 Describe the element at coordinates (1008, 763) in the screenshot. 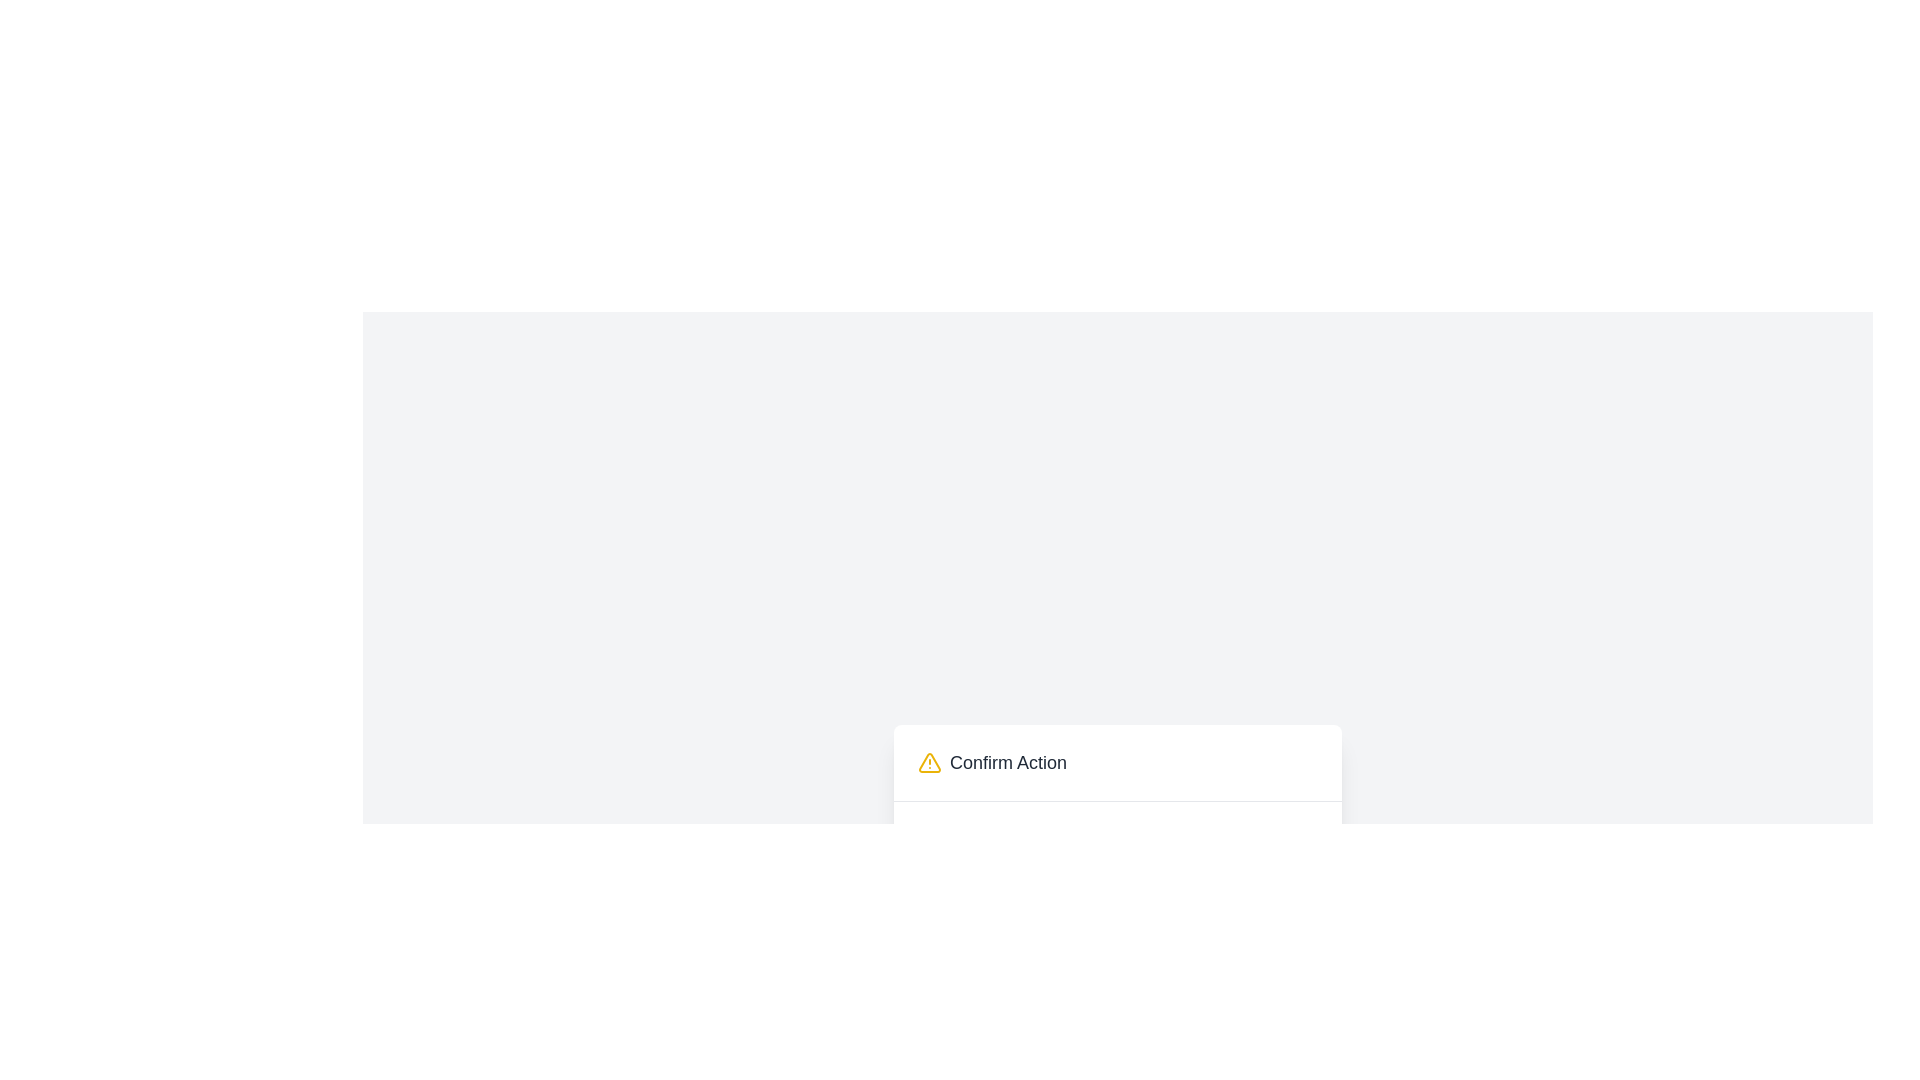

I see `the static text label reading 'Confirm Action', which is styled with a gray font and positioned next to the yellow warning icon` at that location.